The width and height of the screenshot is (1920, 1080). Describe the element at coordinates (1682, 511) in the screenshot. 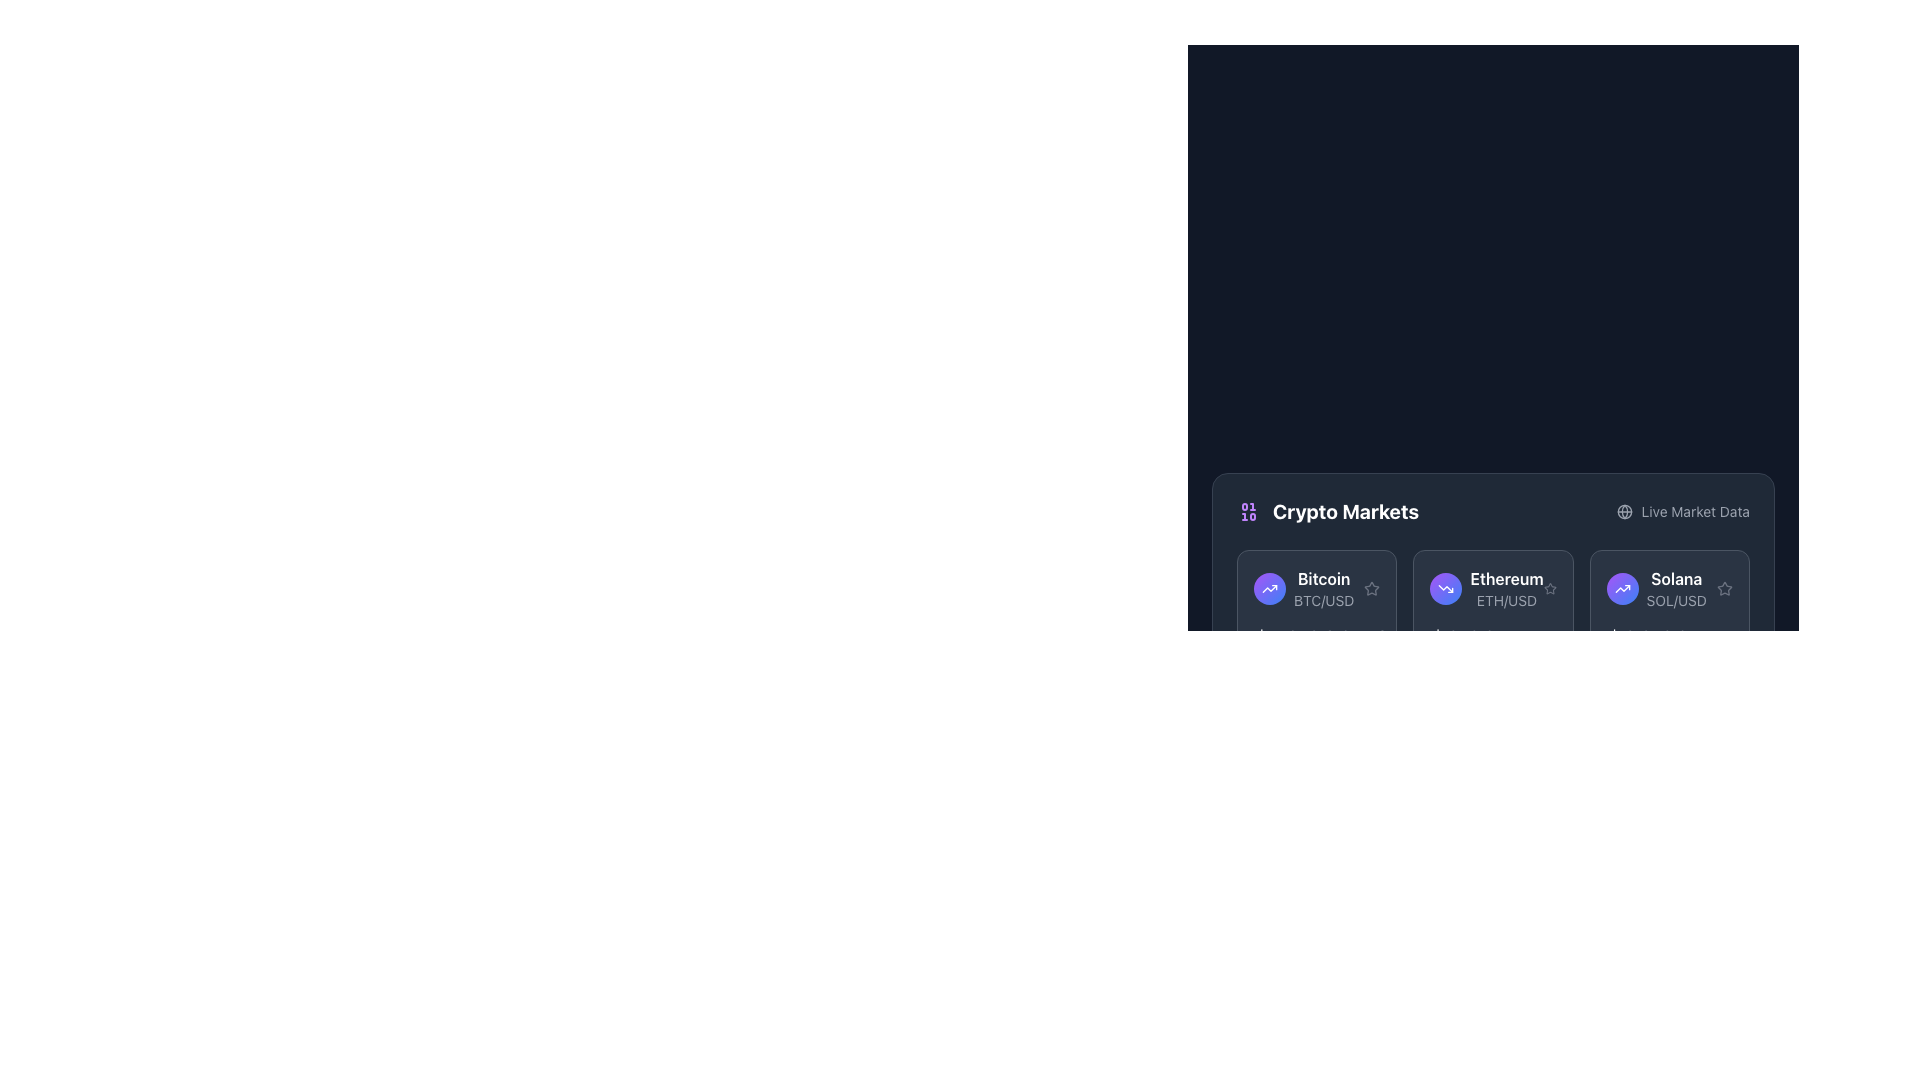

I see `the label with the globe icon and the text 'Live Market Data'` at that location.